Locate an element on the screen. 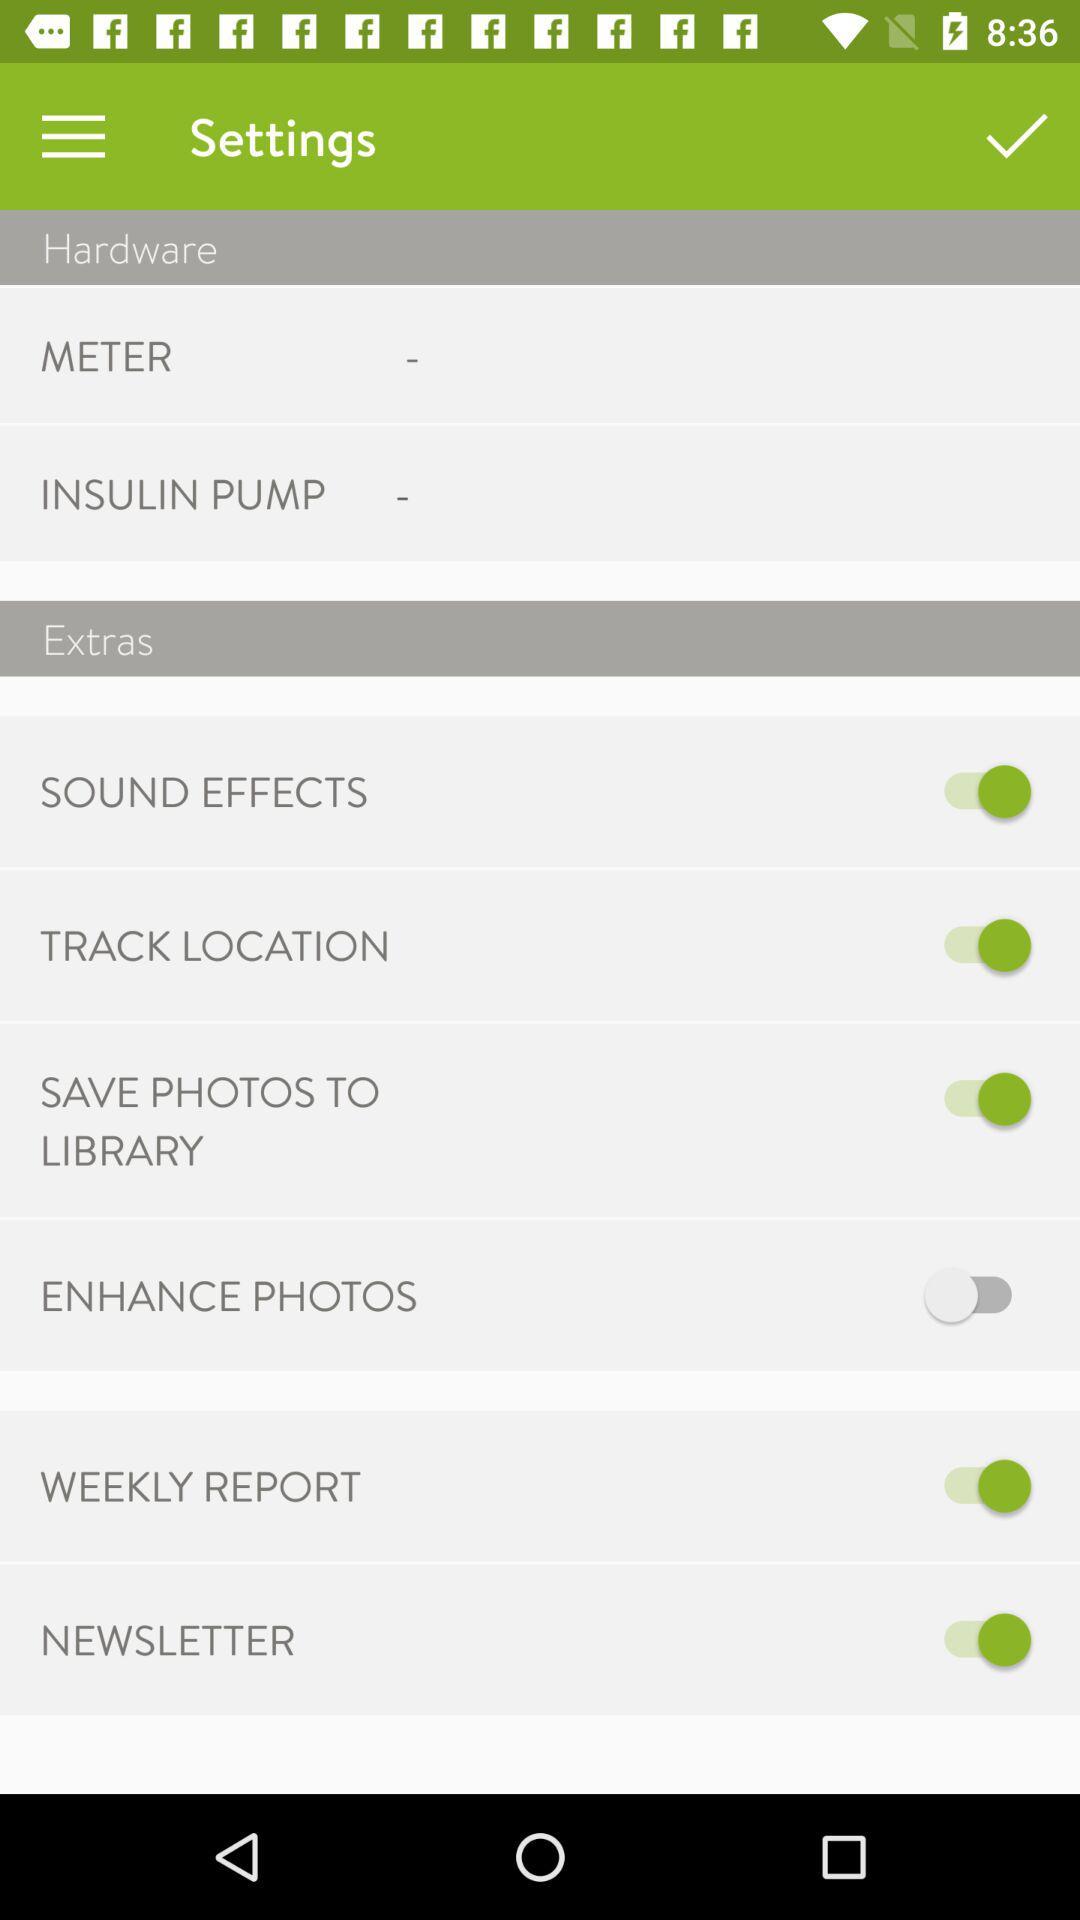  item to the right of track location is located at coordinates (747, 944).